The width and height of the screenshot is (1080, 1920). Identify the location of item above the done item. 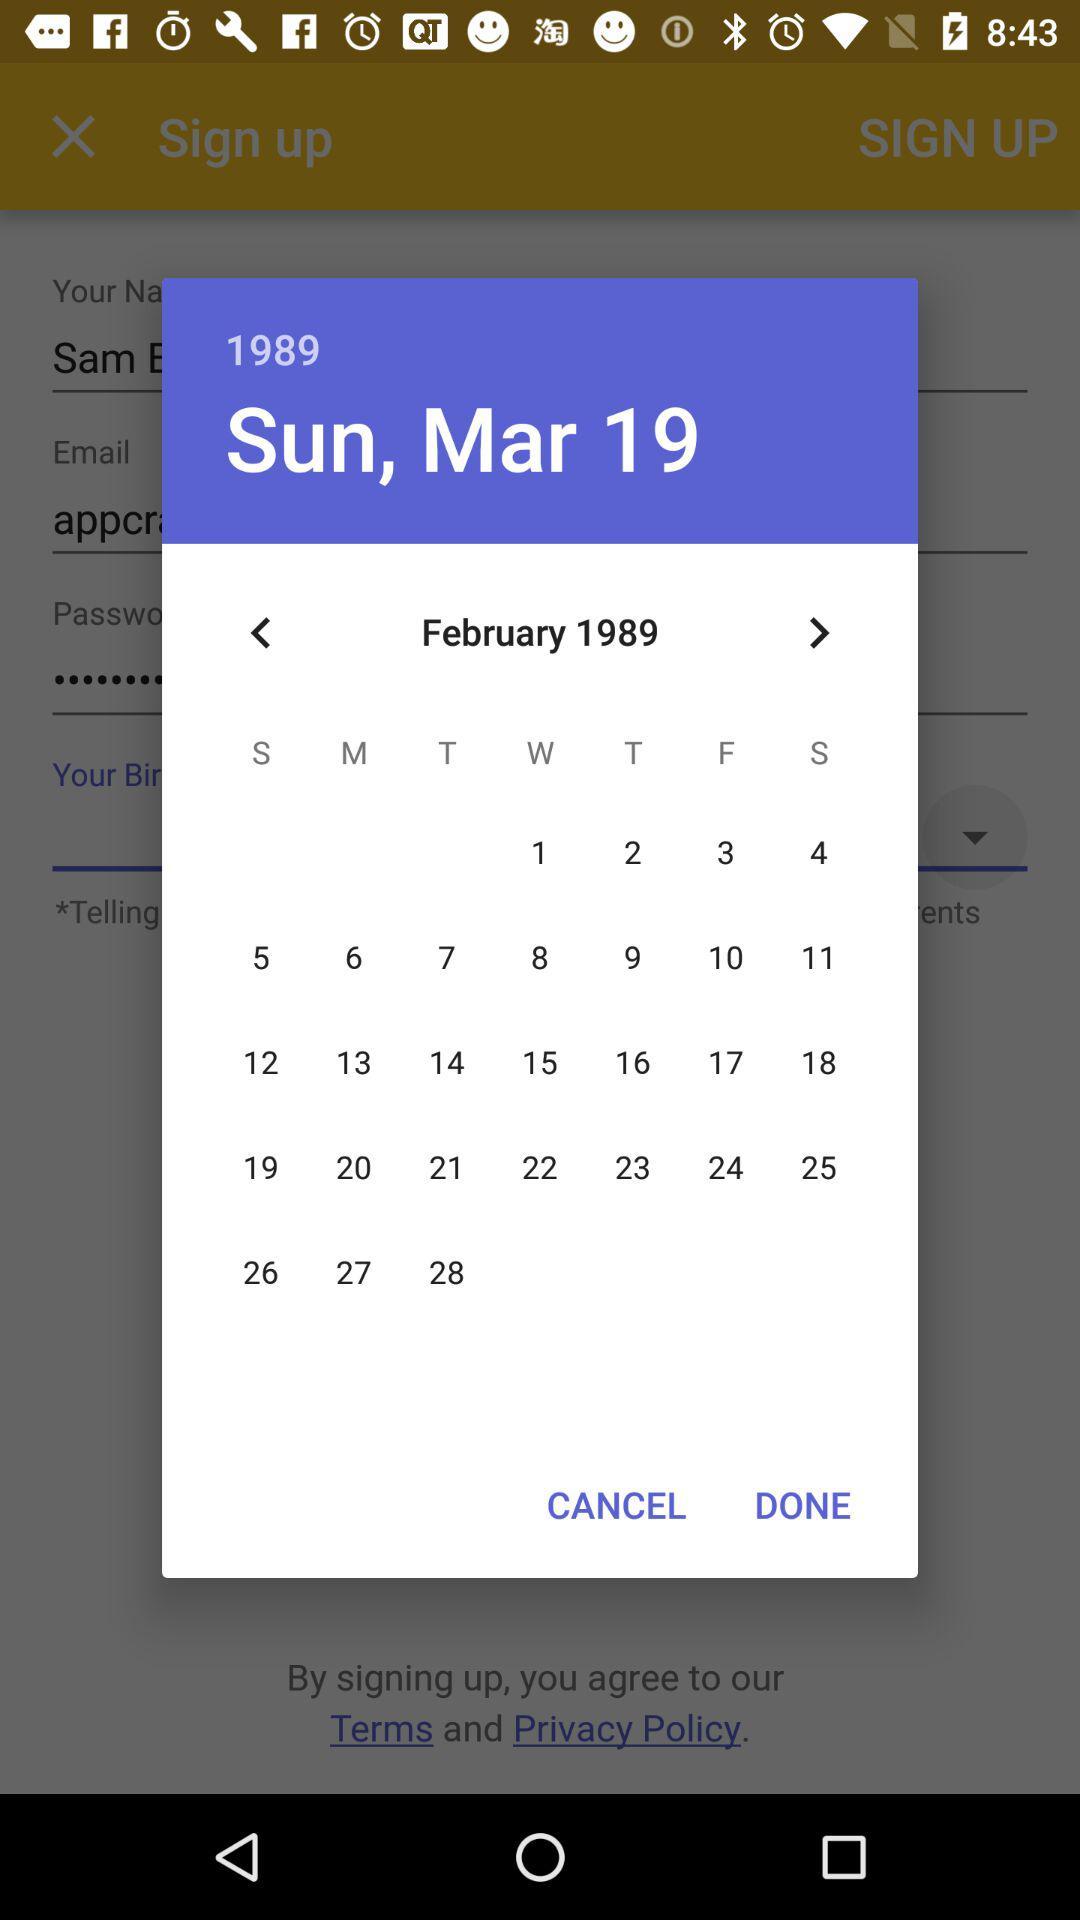
(818, 632).